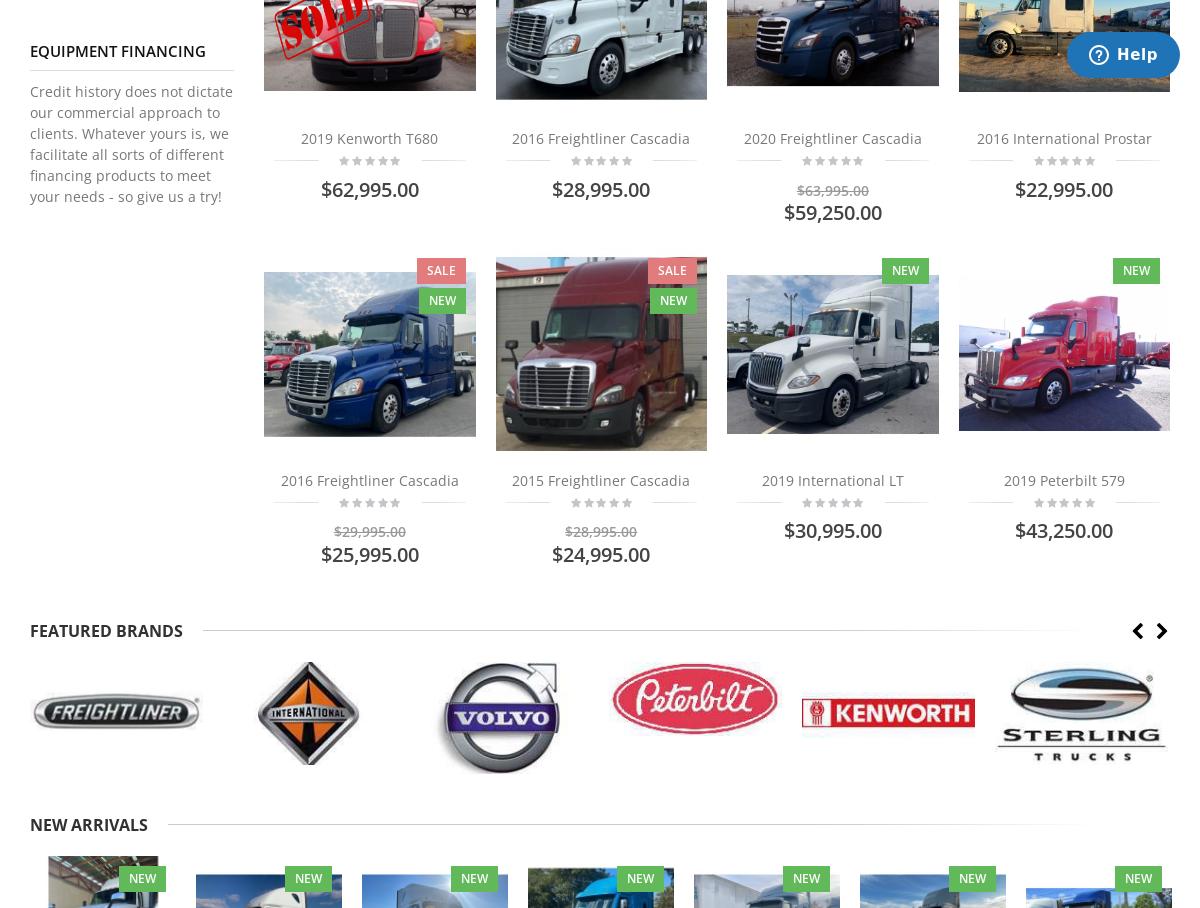 This screenshot has height=908, width=1200. I want to click on 'We are happy to help our foreign friends. NCL Truck Sales Inc. is ready to ship the best used truck to many countries around the world, including Vietnam.', so click(557, 225).